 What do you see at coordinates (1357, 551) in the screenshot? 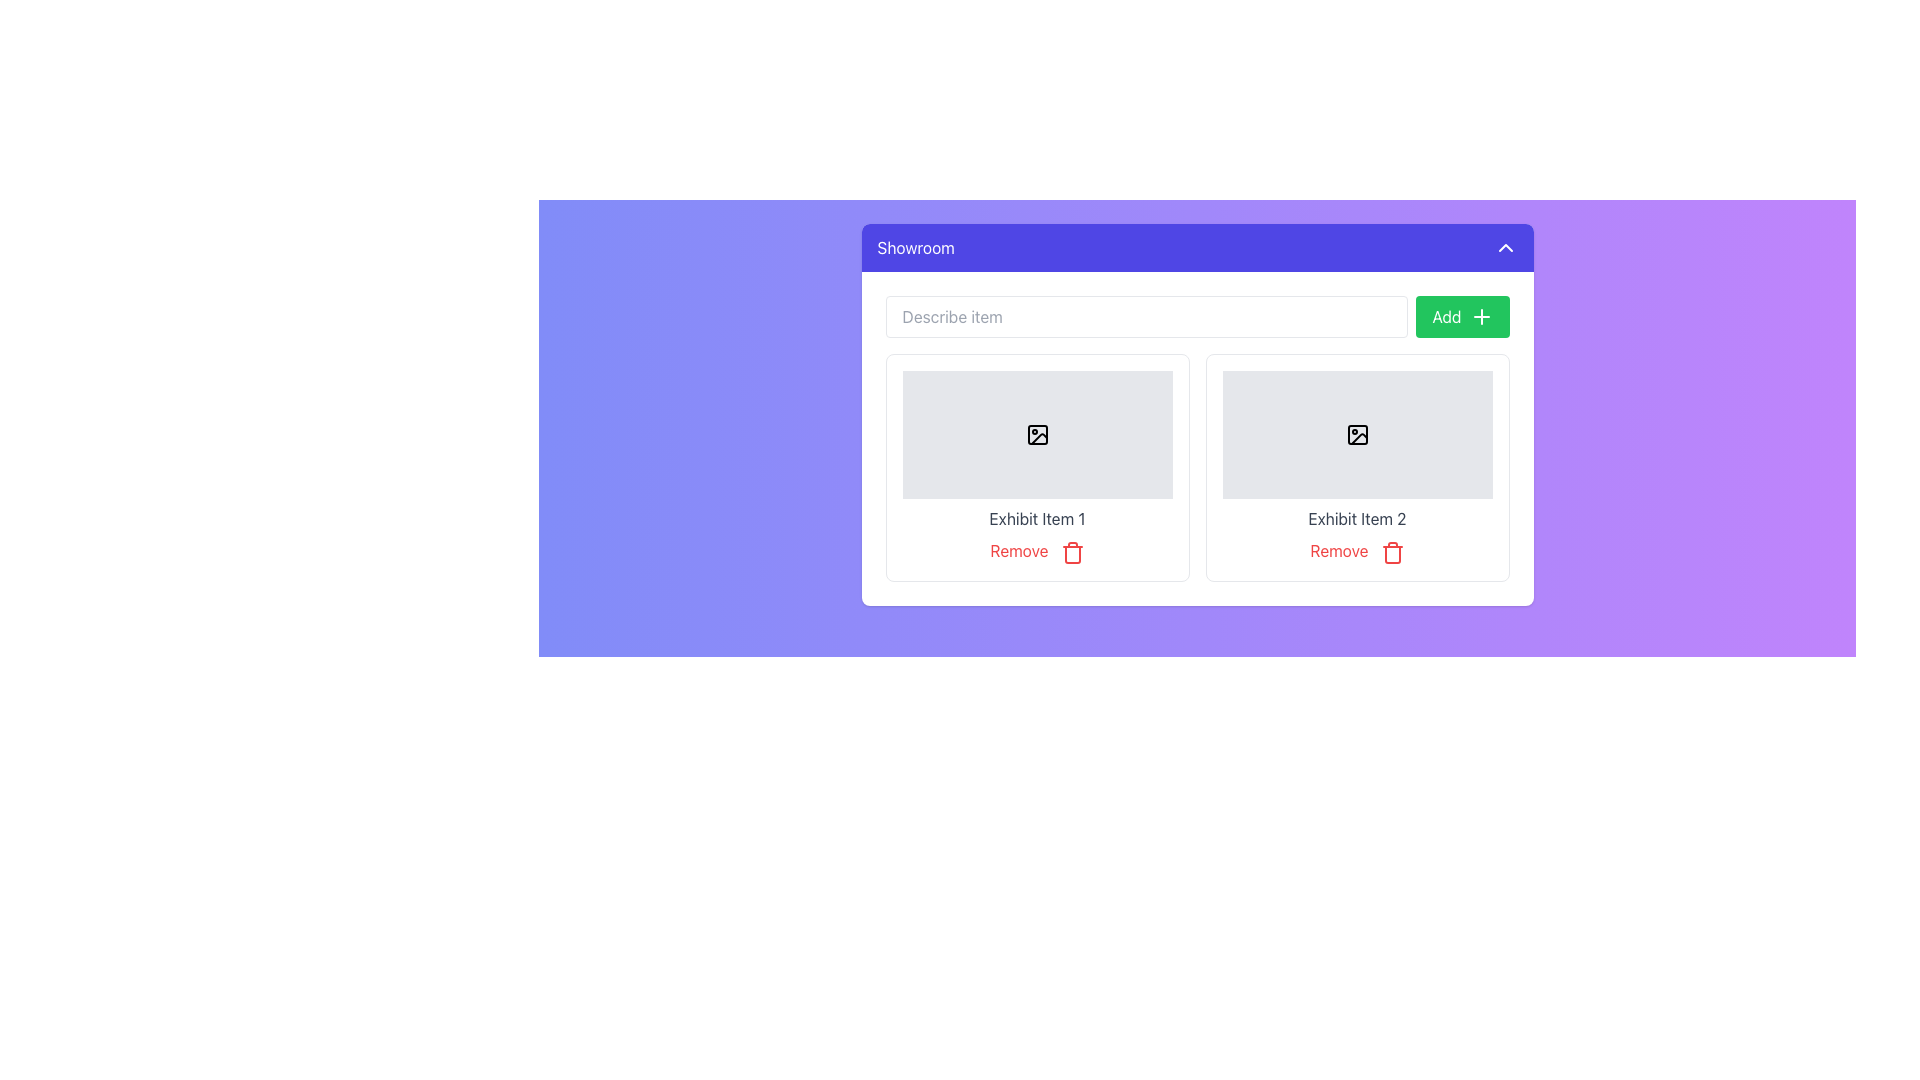
I see `the delete button located at the bottom-right corner of the 'Exhibit Item 2' card to observe the hover color change` at bounding box center [1357, 551].